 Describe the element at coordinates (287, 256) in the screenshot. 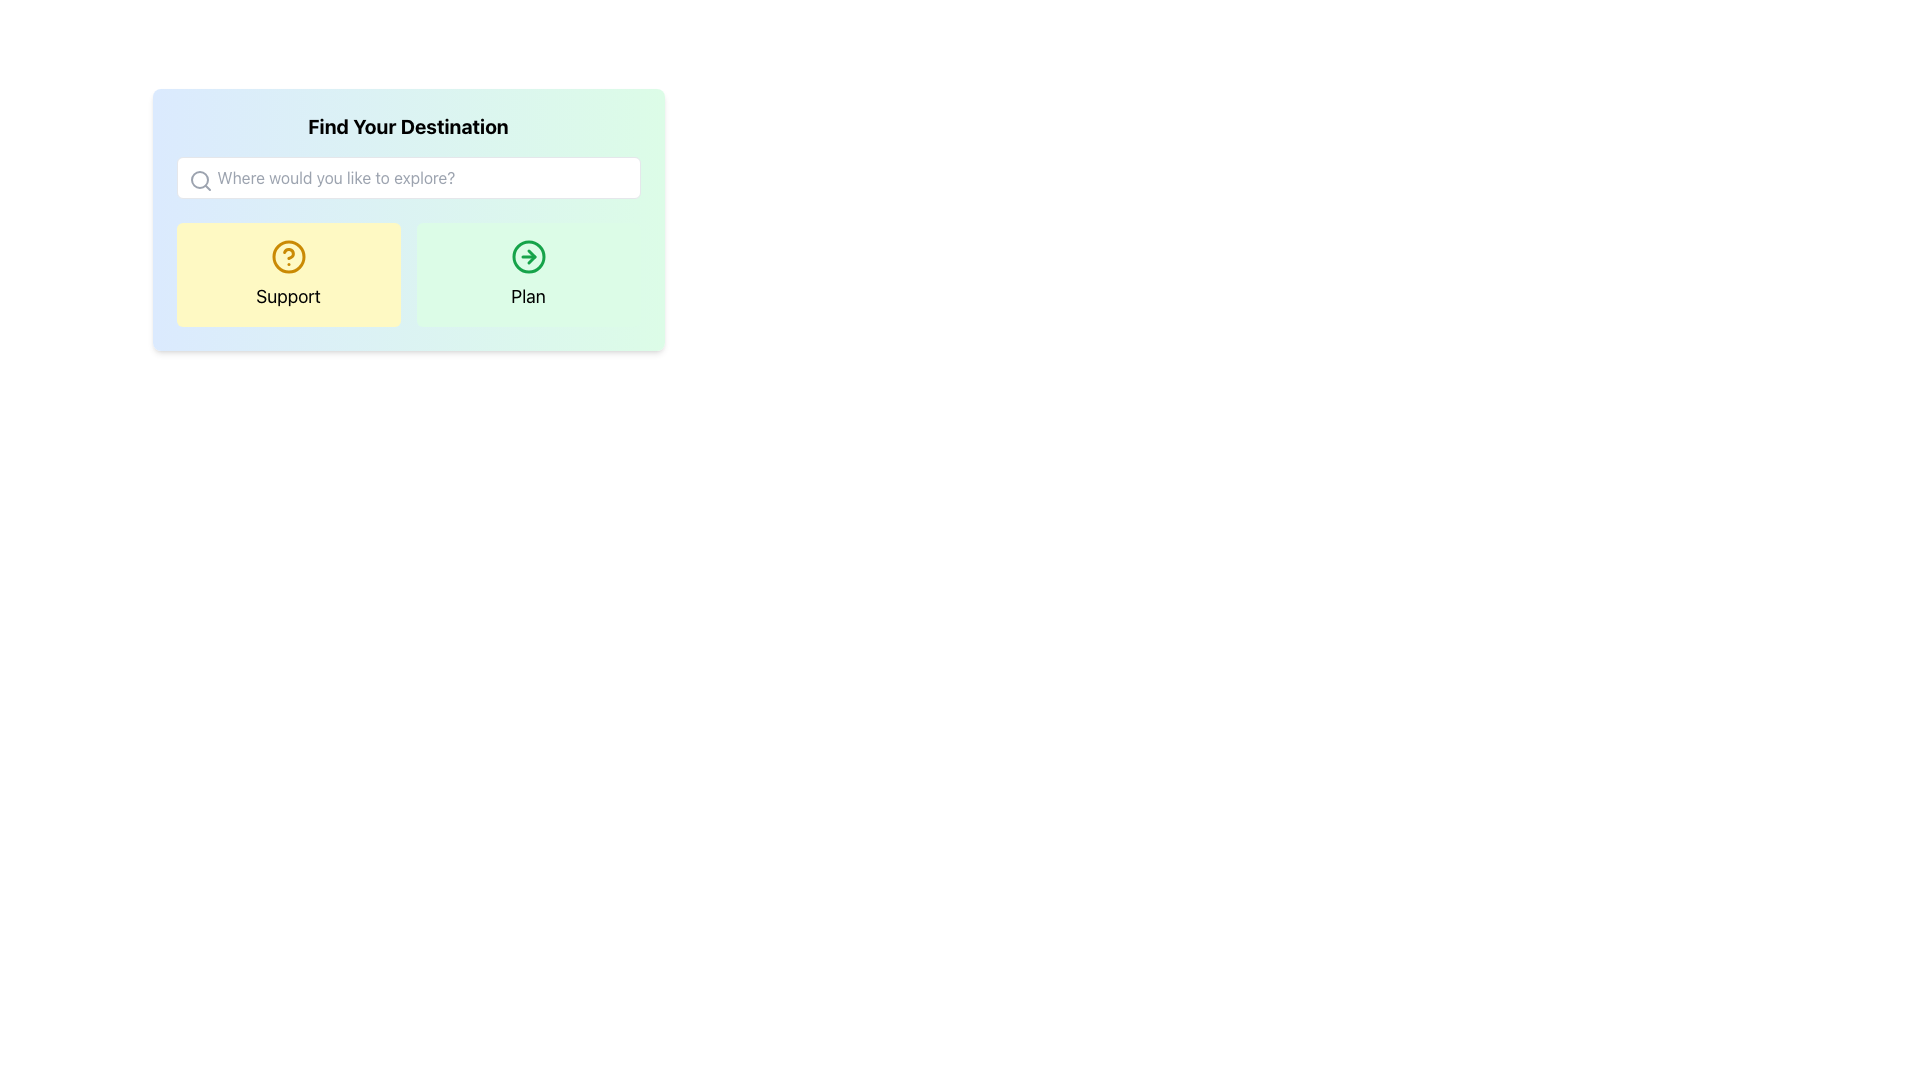

I see `the circular icon with a yellow outline and a question mark inside, located above the 'Support' text in the yellow rectangular segment` at that location.